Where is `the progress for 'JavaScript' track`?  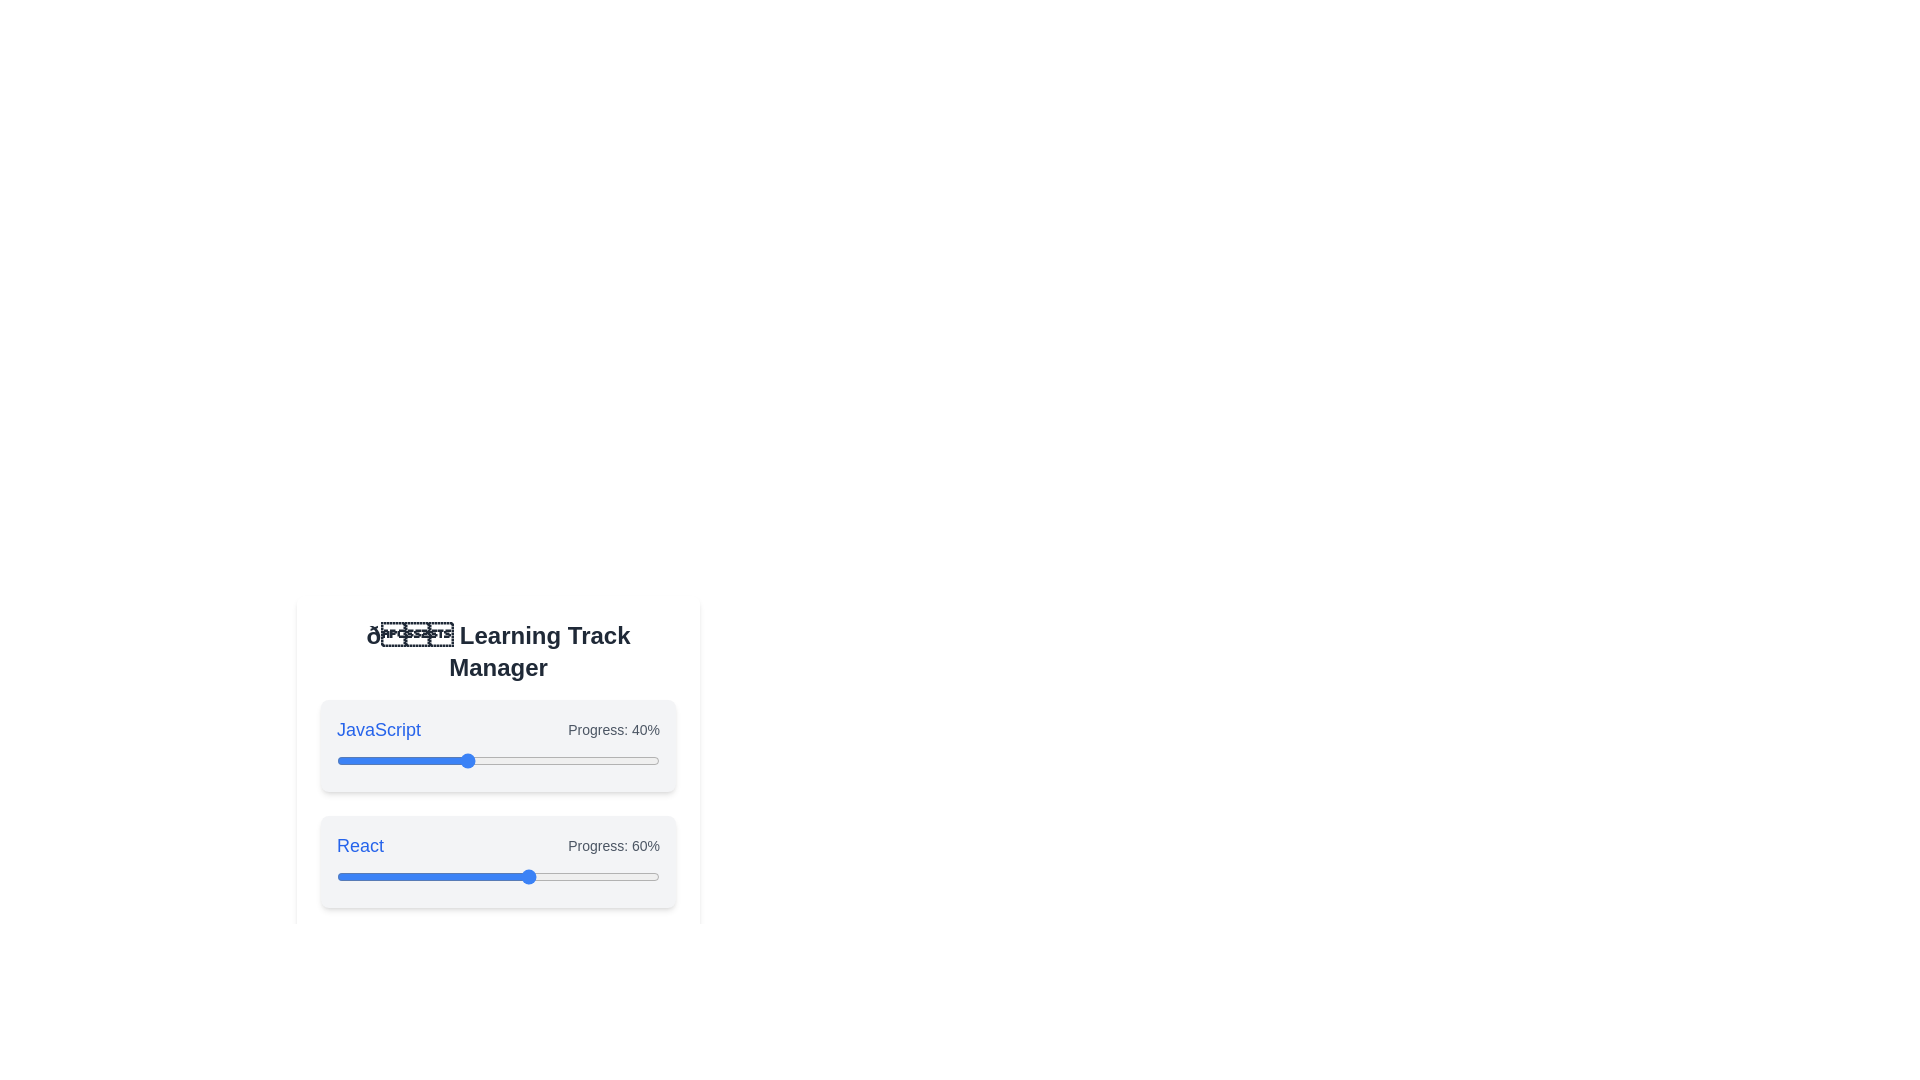 the progress for 'JavaScript' track is located at coordinates (382, 760).